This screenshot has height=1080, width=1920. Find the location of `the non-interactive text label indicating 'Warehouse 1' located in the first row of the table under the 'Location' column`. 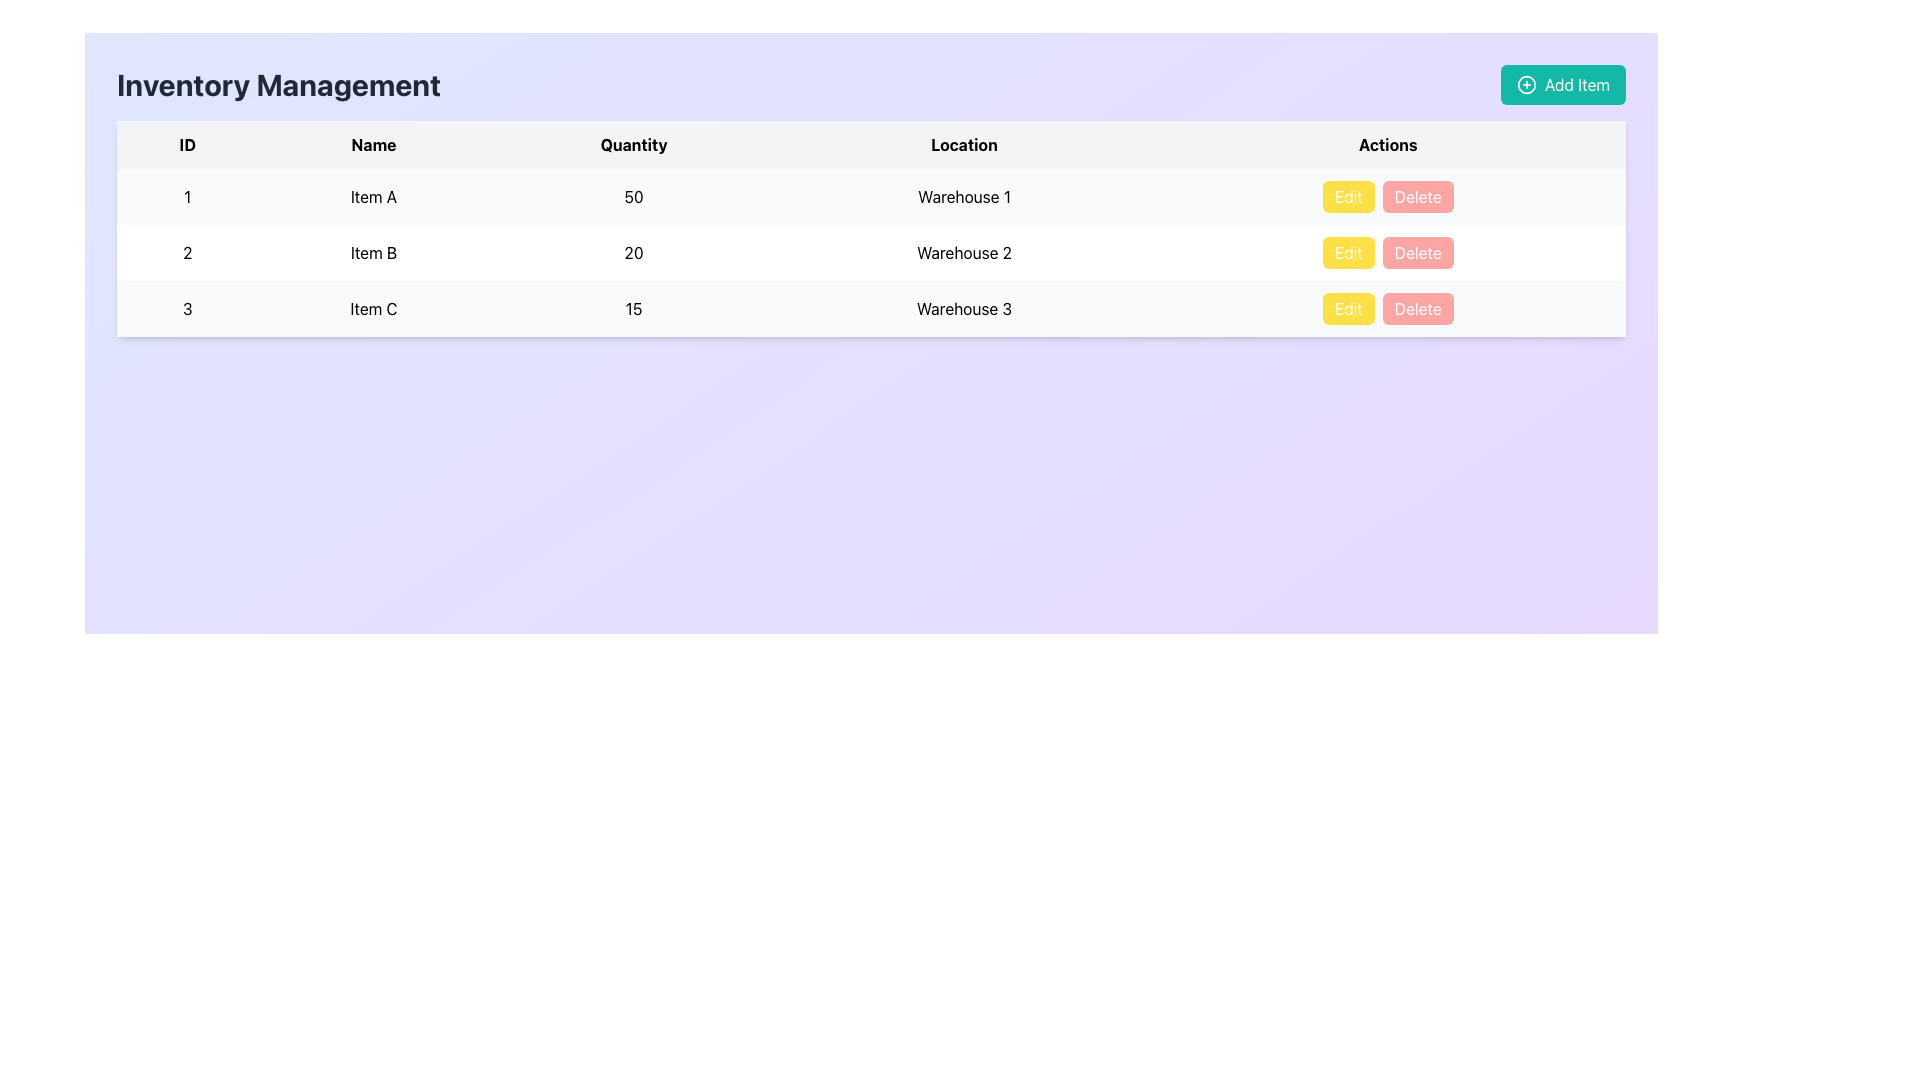

the non-interactive text label indicating 'Warehouse 1' located in the first row of the table under the 'Location' column is located at coordinates (964, 196).